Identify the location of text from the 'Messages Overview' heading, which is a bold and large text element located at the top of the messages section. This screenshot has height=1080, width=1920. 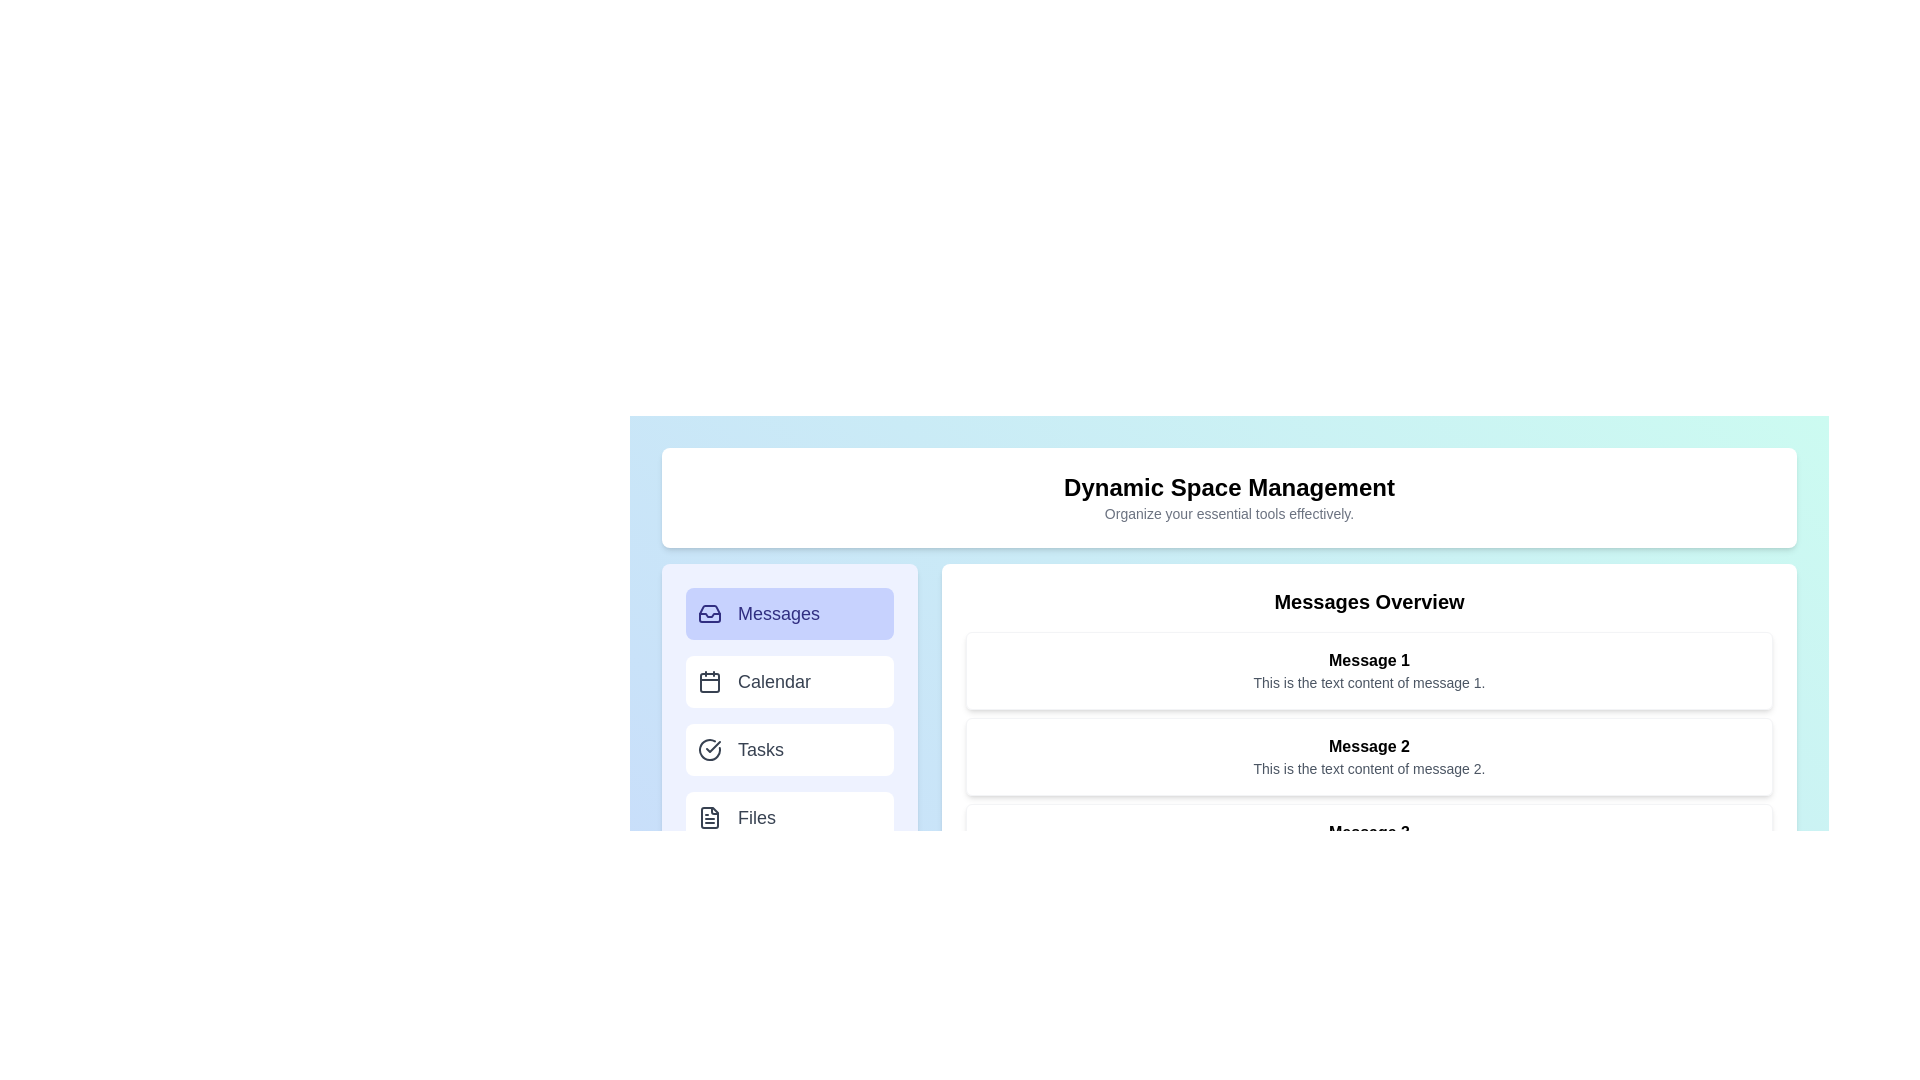
(1368, 600).